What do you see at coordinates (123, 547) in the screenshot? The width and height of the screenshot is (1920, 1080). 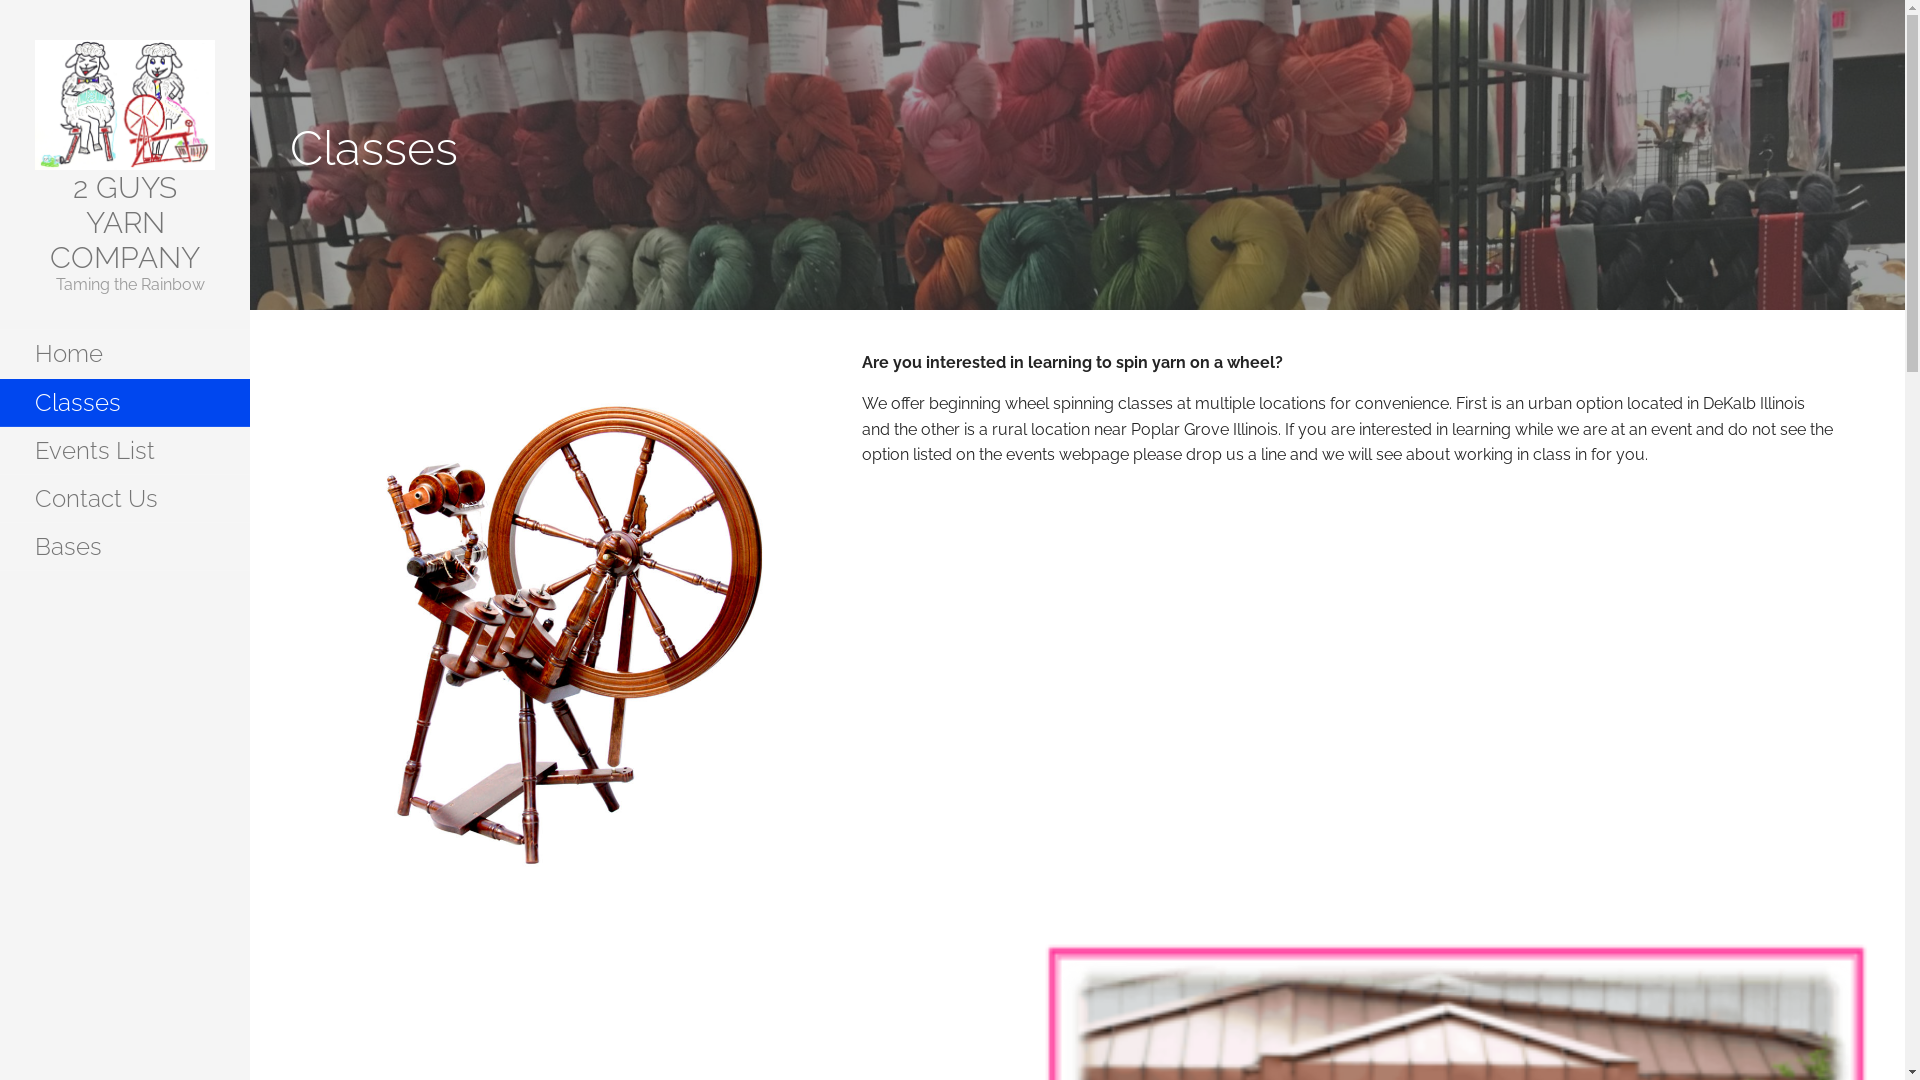 I see `'Bases'` at bounding box center [123, 547].